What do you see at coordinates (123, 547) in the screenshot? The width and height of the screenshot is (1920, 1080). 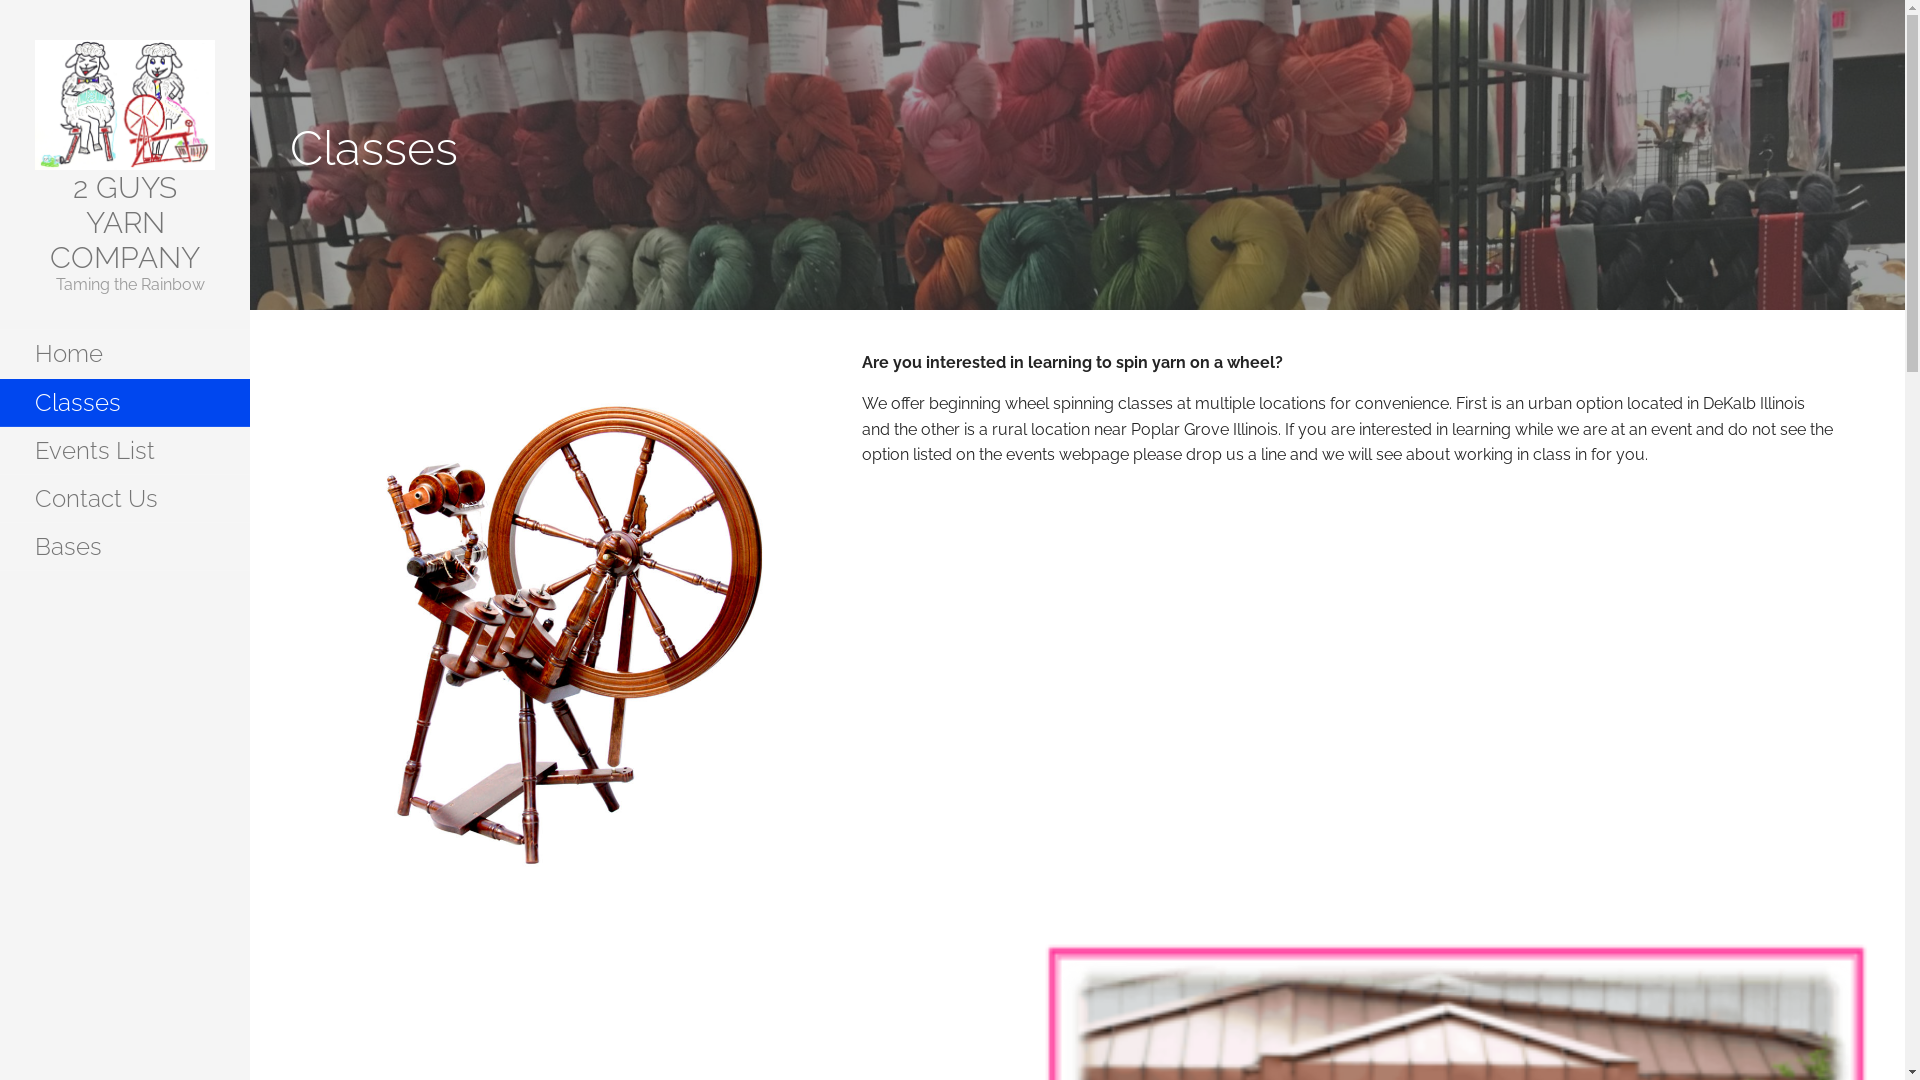 I see `'Bases'` at bounding box center [123, 547].